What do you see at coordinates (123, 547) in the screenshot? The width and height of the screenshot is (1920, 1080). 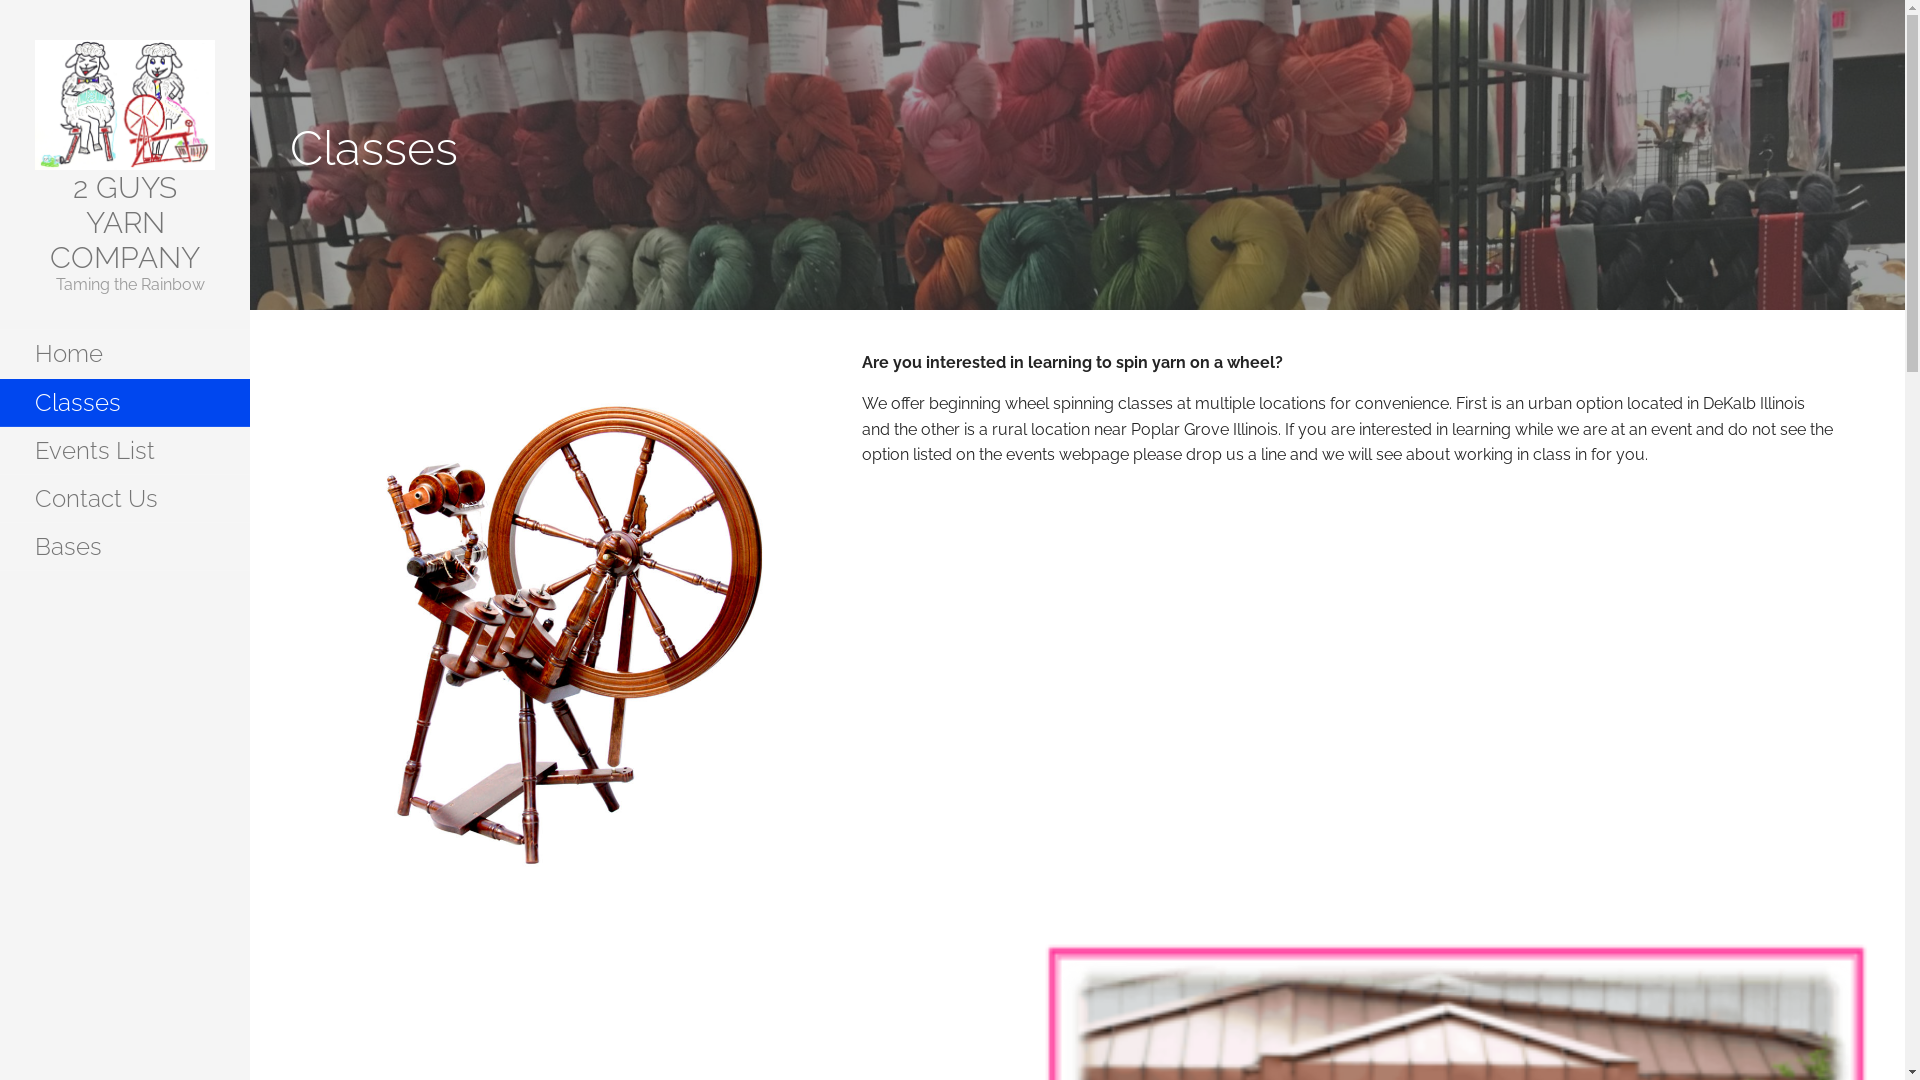 I see `'Bases'` at bounding box center [123, 547].